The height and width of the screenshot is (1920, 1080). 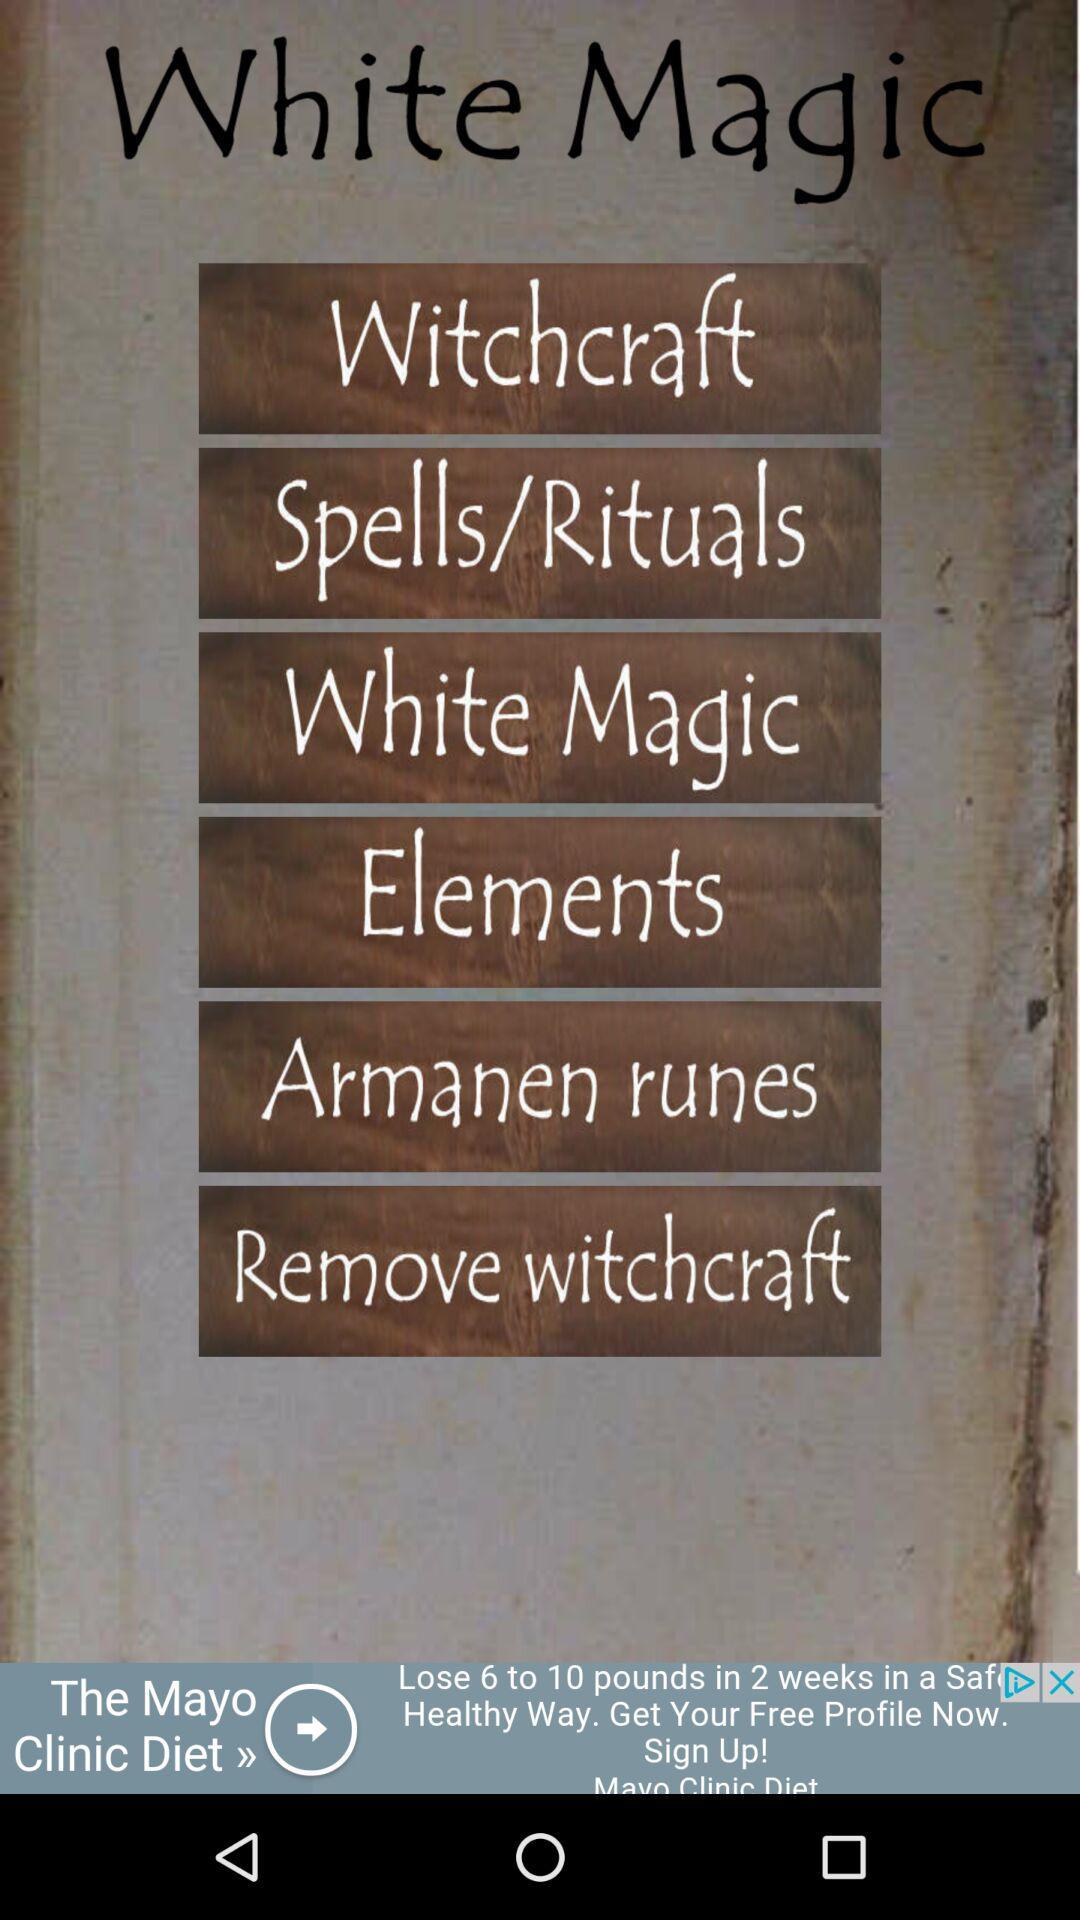 What do you see at coordinates (540, 348) in the screenshot?
I see `page` at bounding box center [540, 348].